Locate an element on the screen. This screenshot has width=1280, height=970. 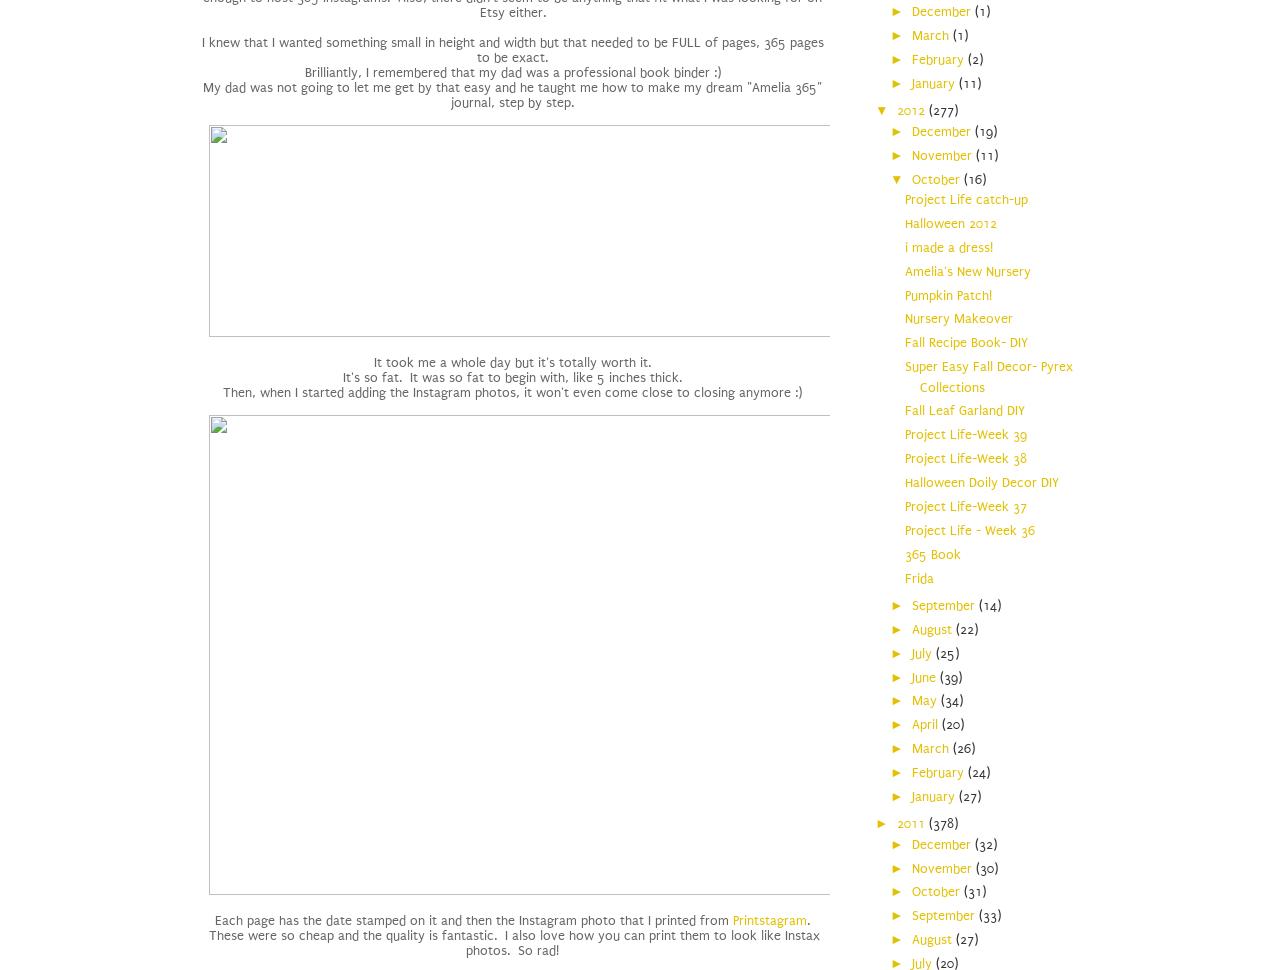
'(31)' is located at coordinates (973, 891).